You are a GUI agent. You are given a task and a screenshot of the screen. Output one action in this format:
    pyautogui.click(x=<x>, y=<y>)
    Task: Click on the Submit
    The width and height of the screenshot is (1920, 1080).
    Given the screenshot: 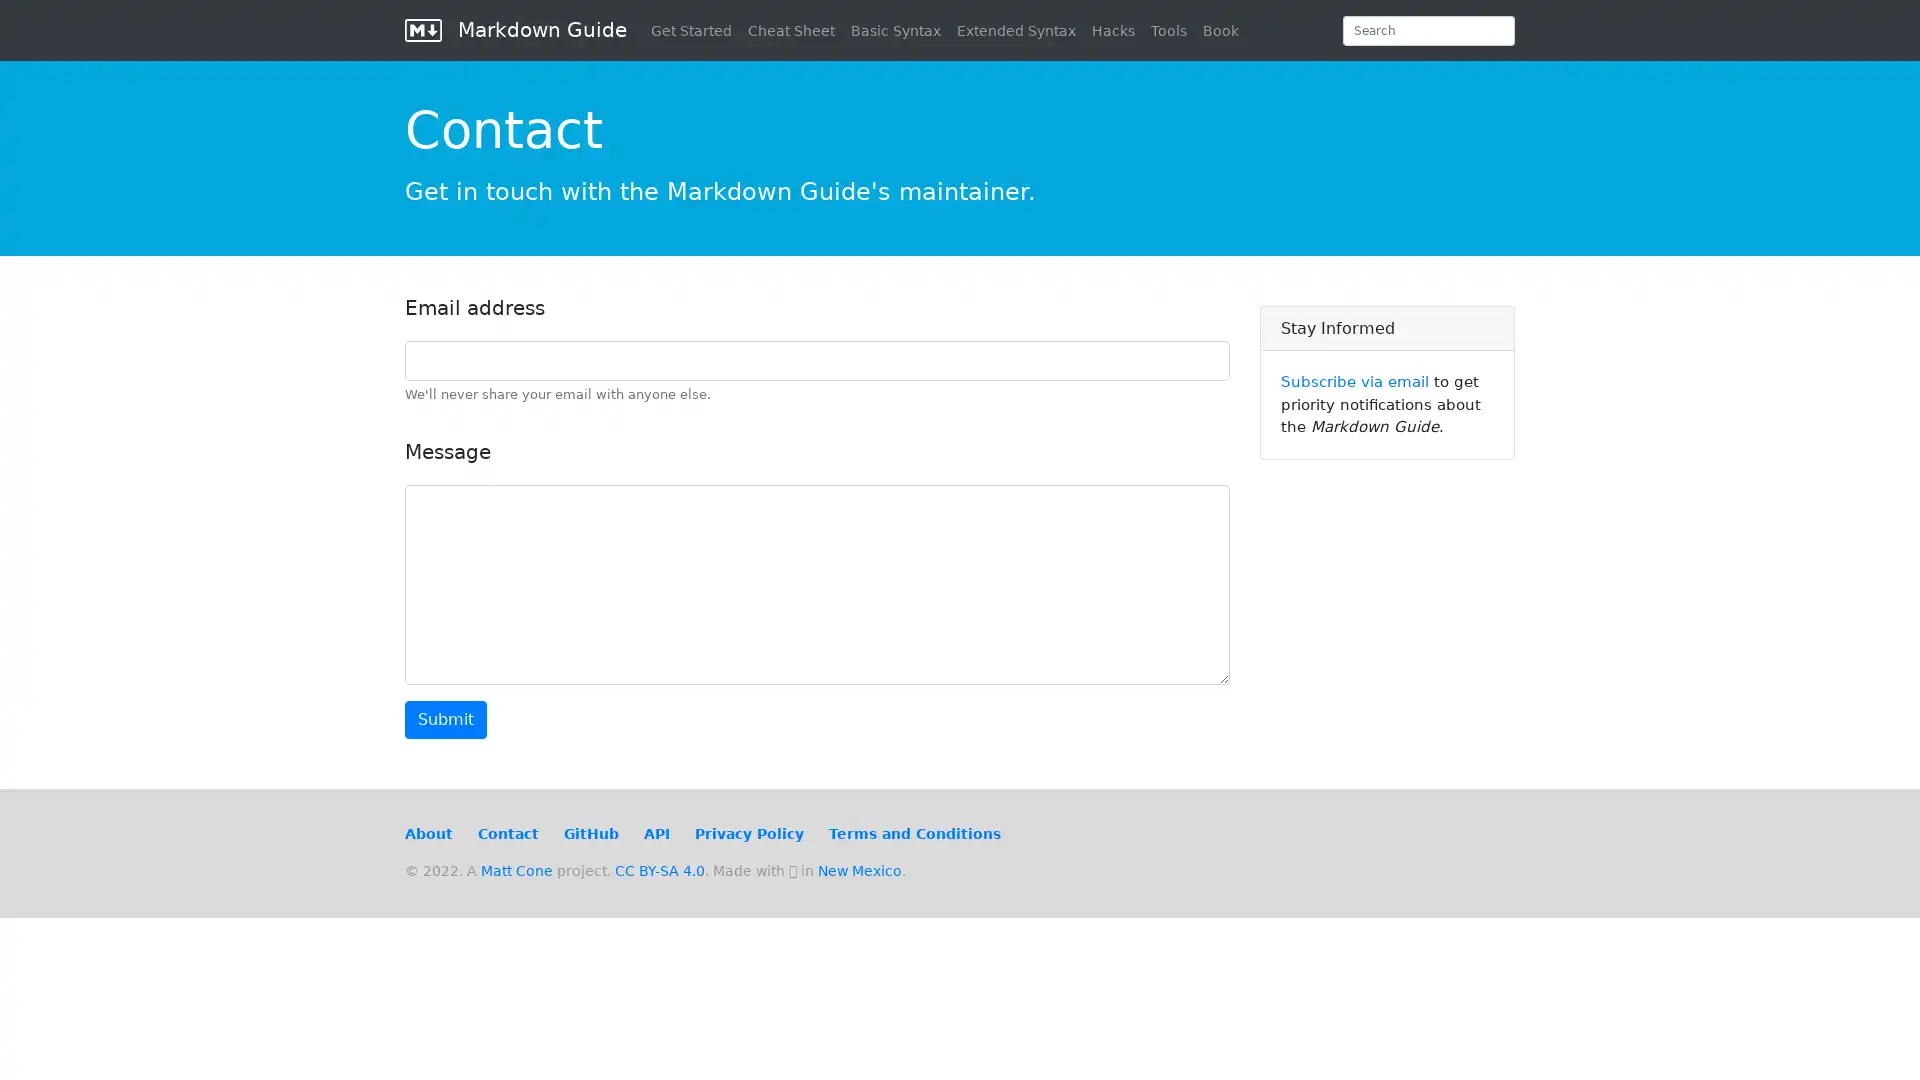 What is the action you would take?
    pyautogui.click(x=445, y=720)
    